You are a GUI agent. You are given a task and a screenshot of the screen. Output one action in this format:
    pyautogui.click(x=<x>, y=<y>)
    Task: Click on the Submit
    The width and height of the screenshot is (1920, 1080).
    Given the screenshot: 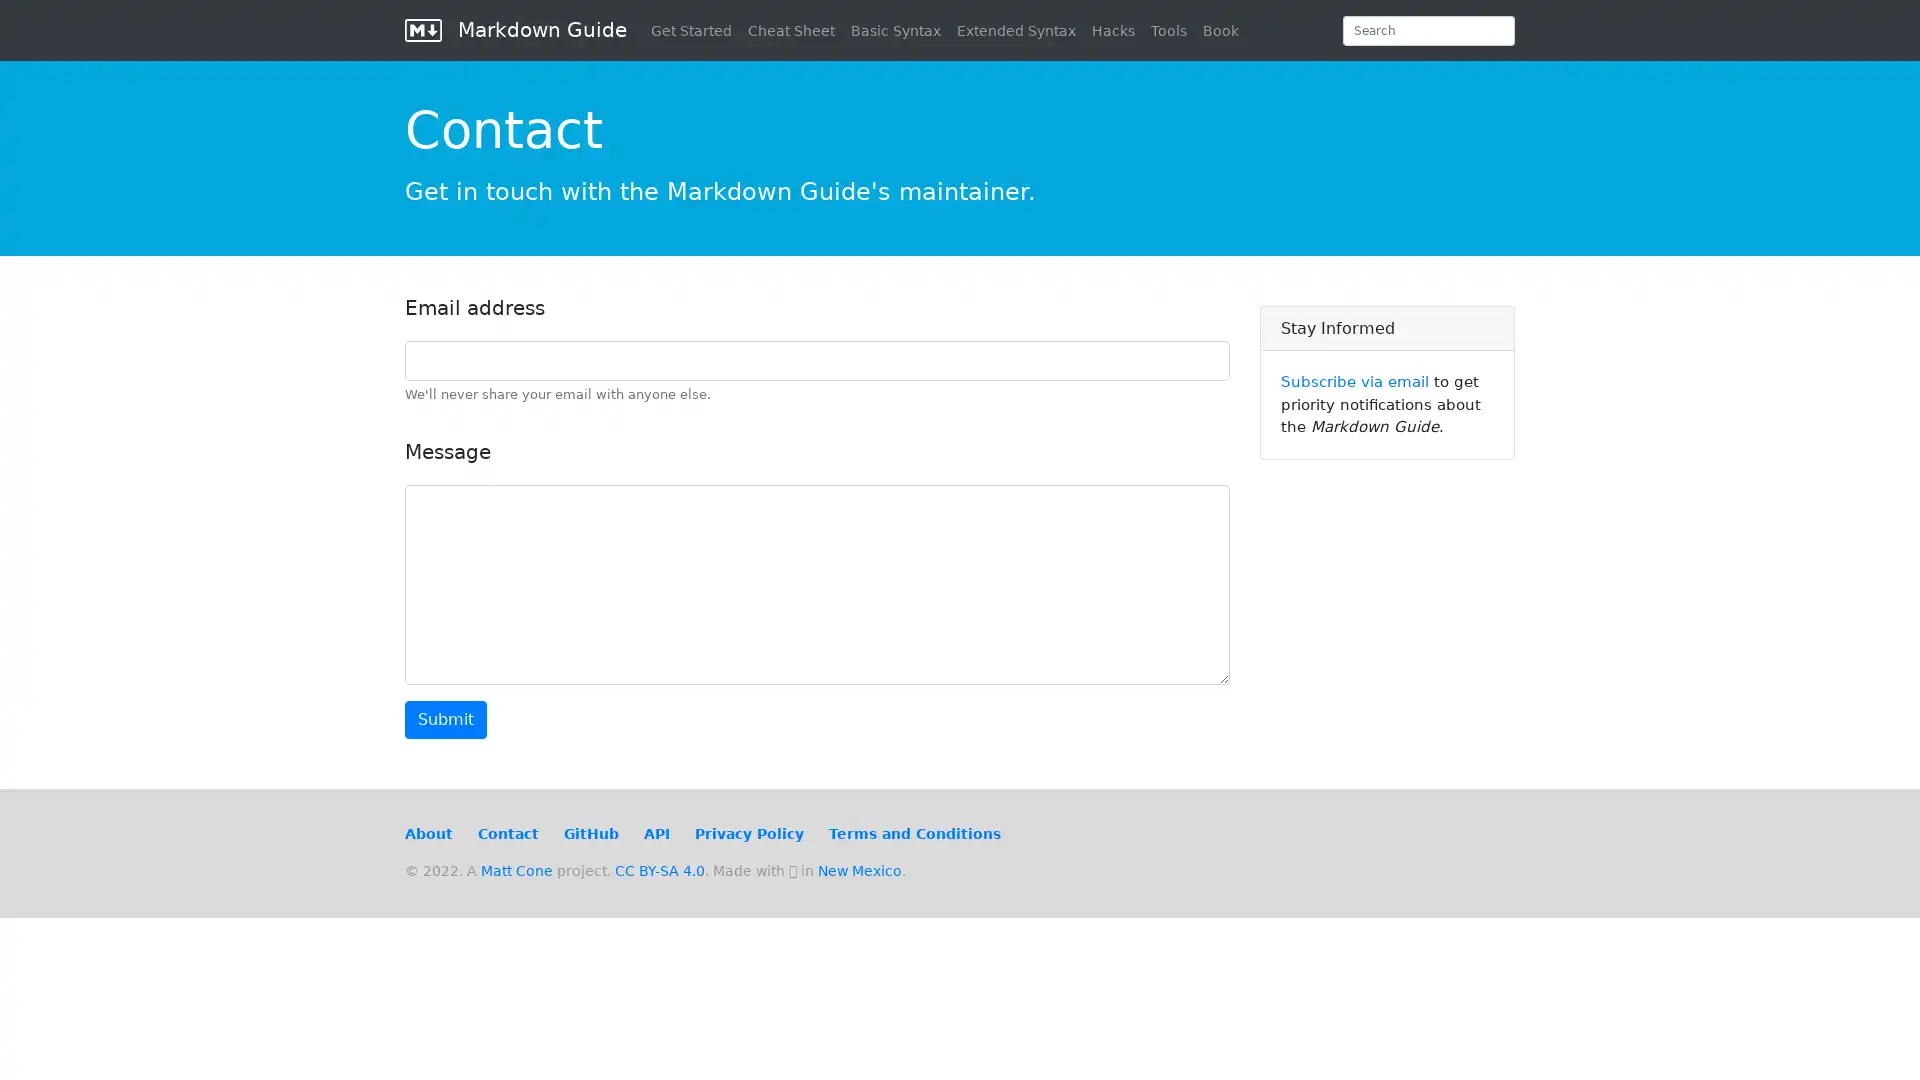 What is the action you would take?
    pyautogui.click(x=445, y=720)
    